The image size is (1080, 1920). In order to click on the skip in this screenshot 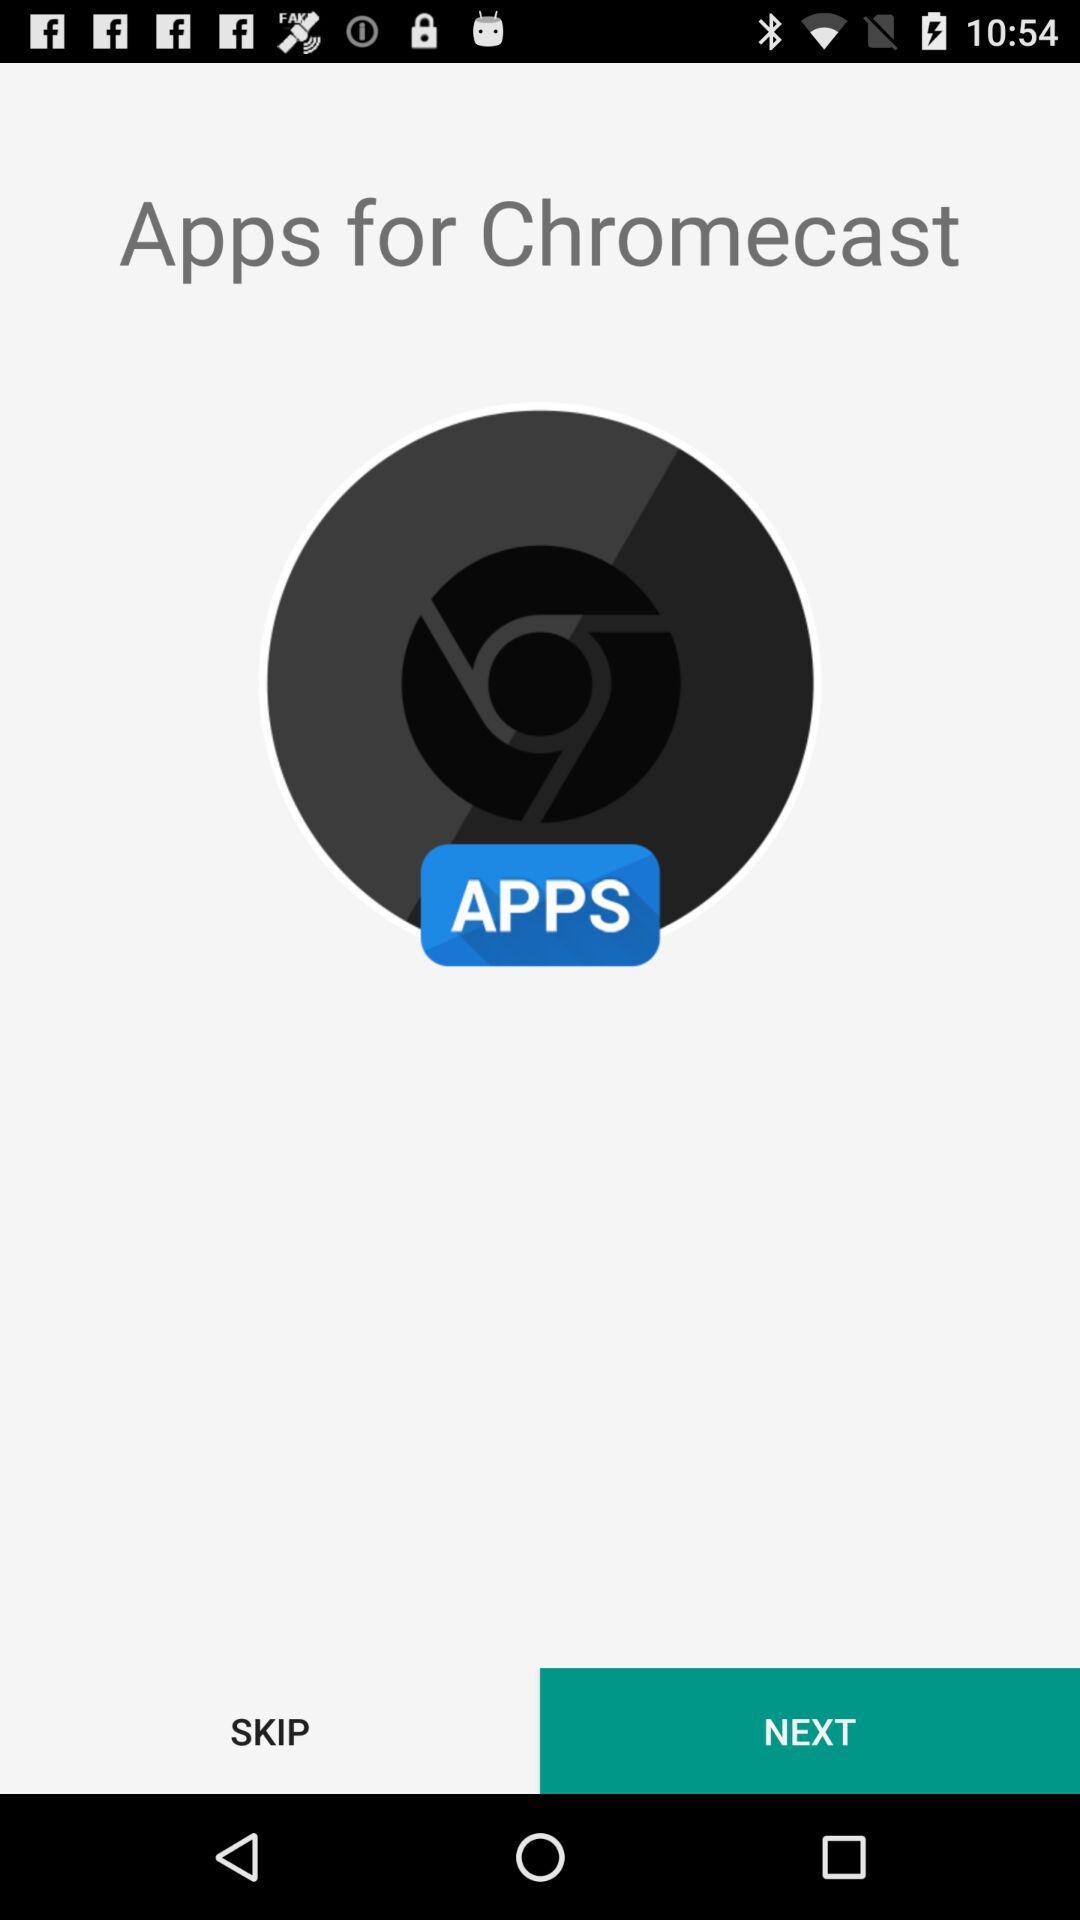, I will do `click(270, 1730)`.